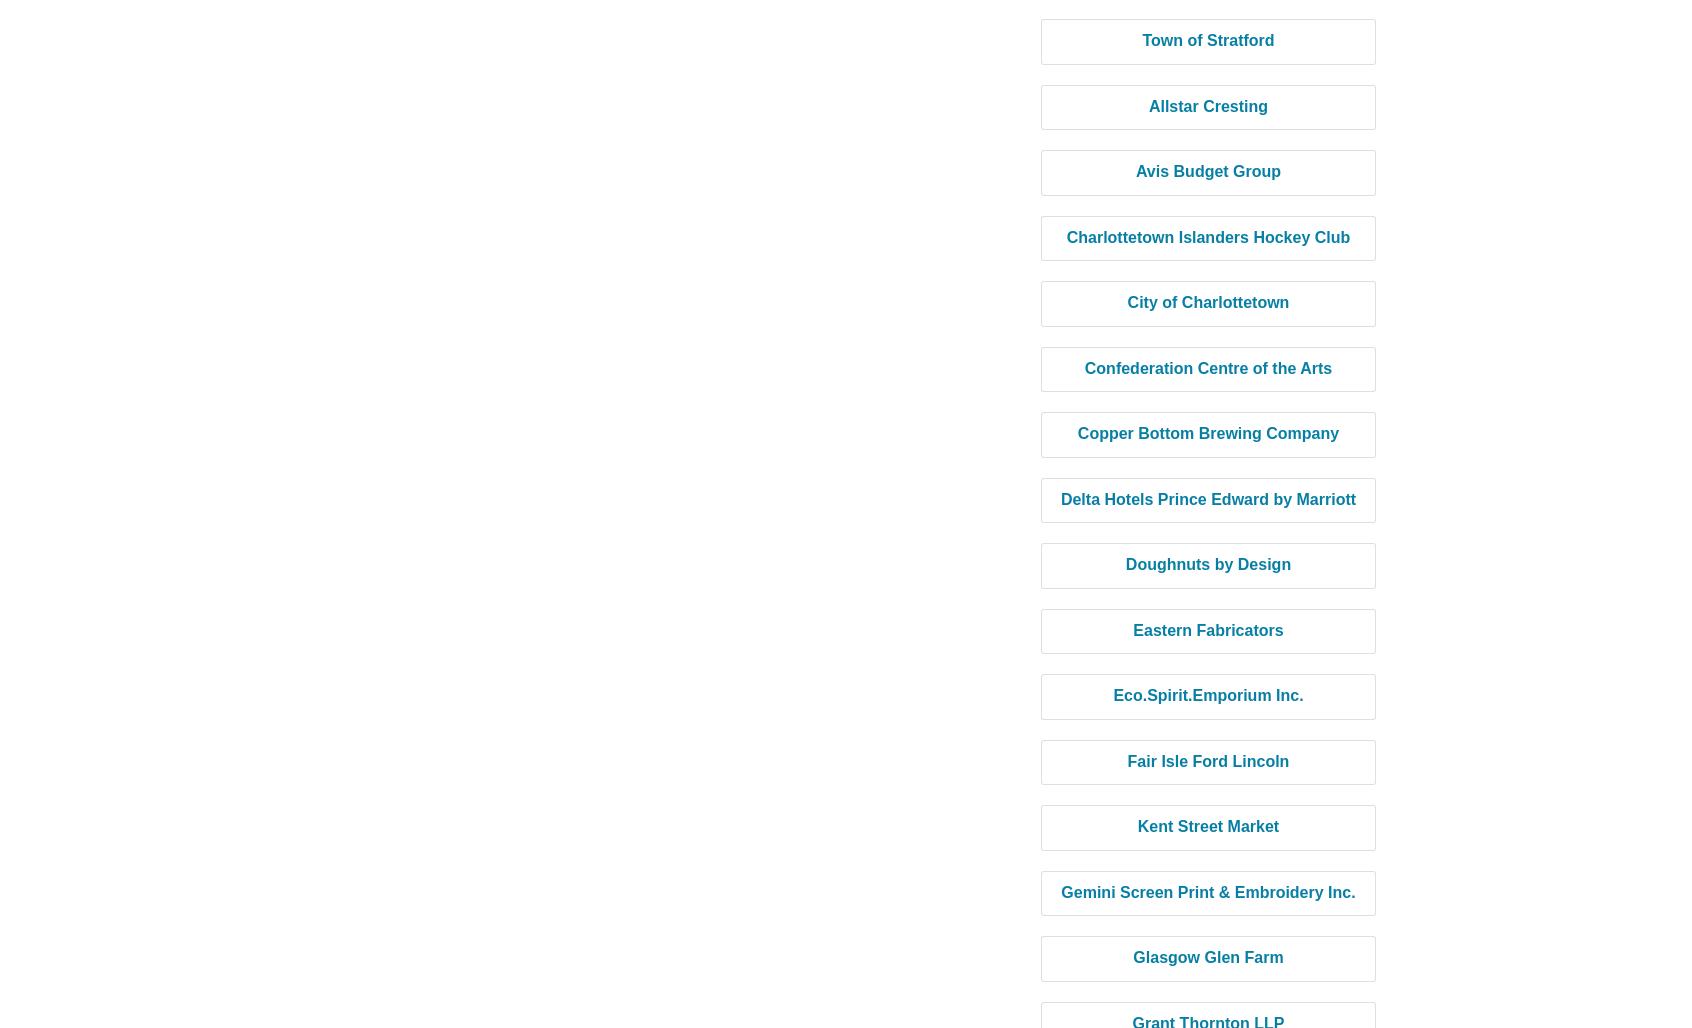 The width and height of the screenshot is (1692, 1028). What do you see at coordinates (1207, 40) in the screenshot?
I see `'Town of Stratford'` at bounding box center [1207, 40].